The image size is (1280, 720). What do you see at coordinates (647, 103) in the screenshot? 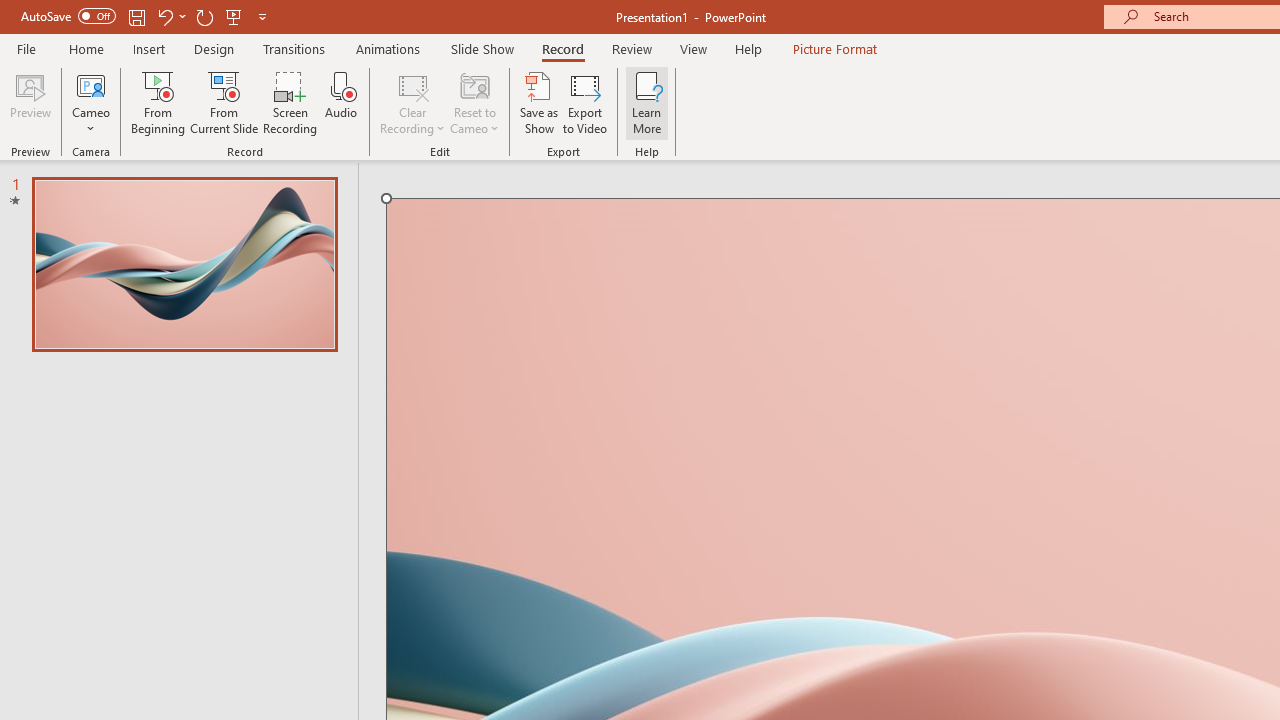
I see `'Learn More'` at bounding box center [647, 103].